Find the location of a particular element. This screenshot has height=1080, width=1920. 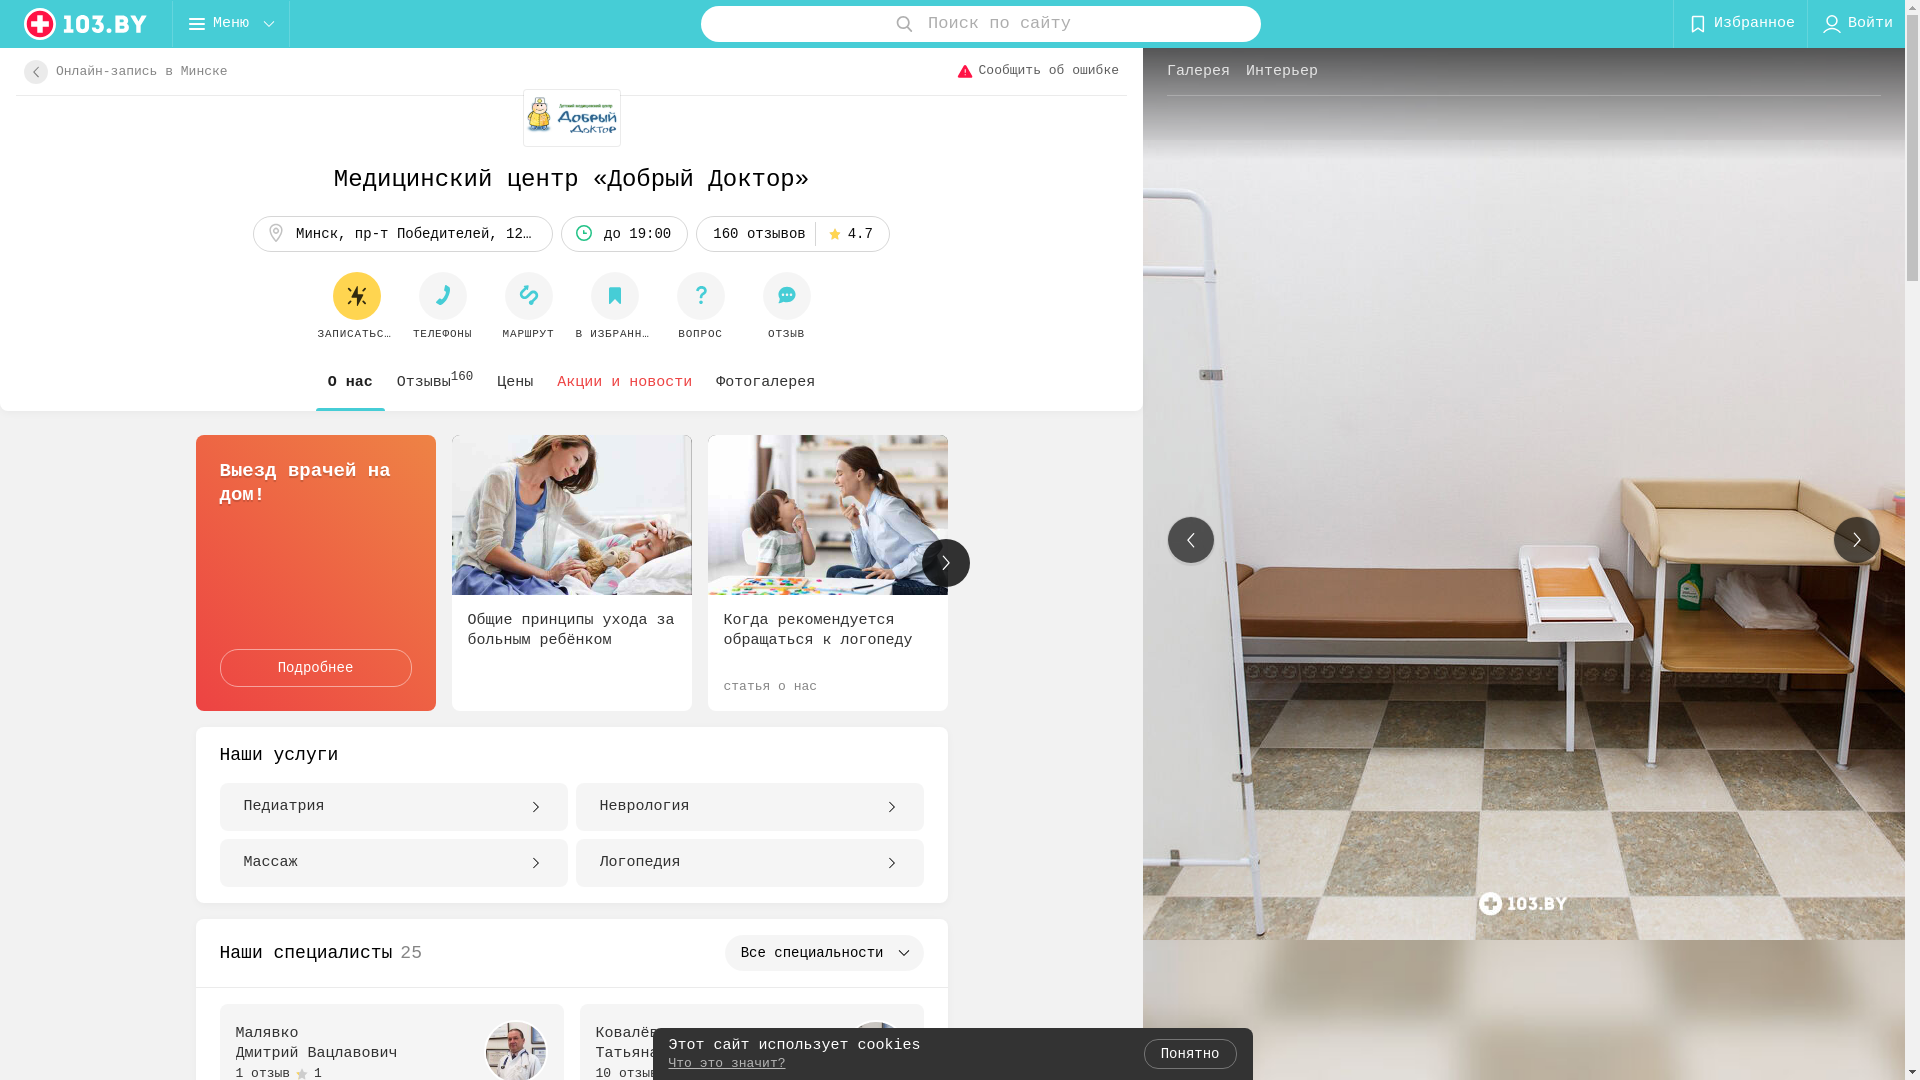

'logo' is located at coordinates (85, 23).